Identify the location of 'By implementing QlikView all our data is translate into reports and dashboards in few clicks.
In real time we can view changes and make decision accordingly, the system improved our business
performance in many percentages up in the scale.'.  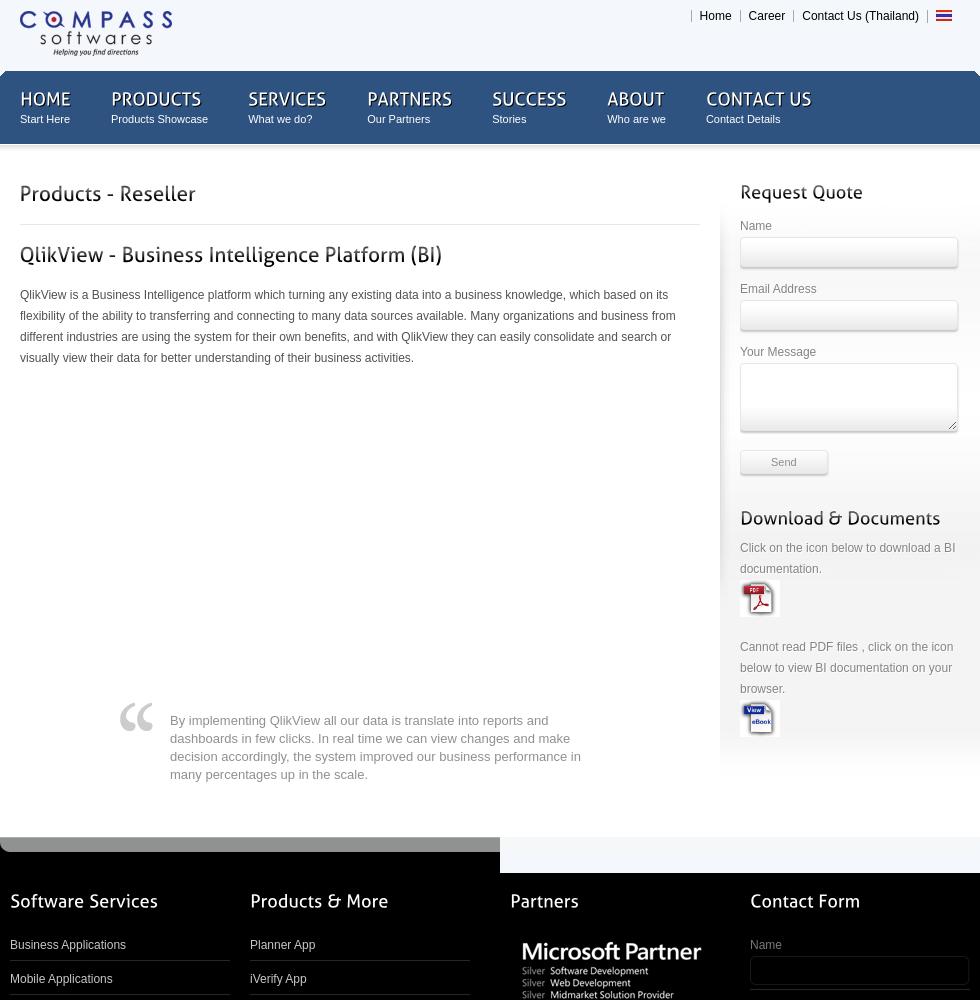
(375, 746).